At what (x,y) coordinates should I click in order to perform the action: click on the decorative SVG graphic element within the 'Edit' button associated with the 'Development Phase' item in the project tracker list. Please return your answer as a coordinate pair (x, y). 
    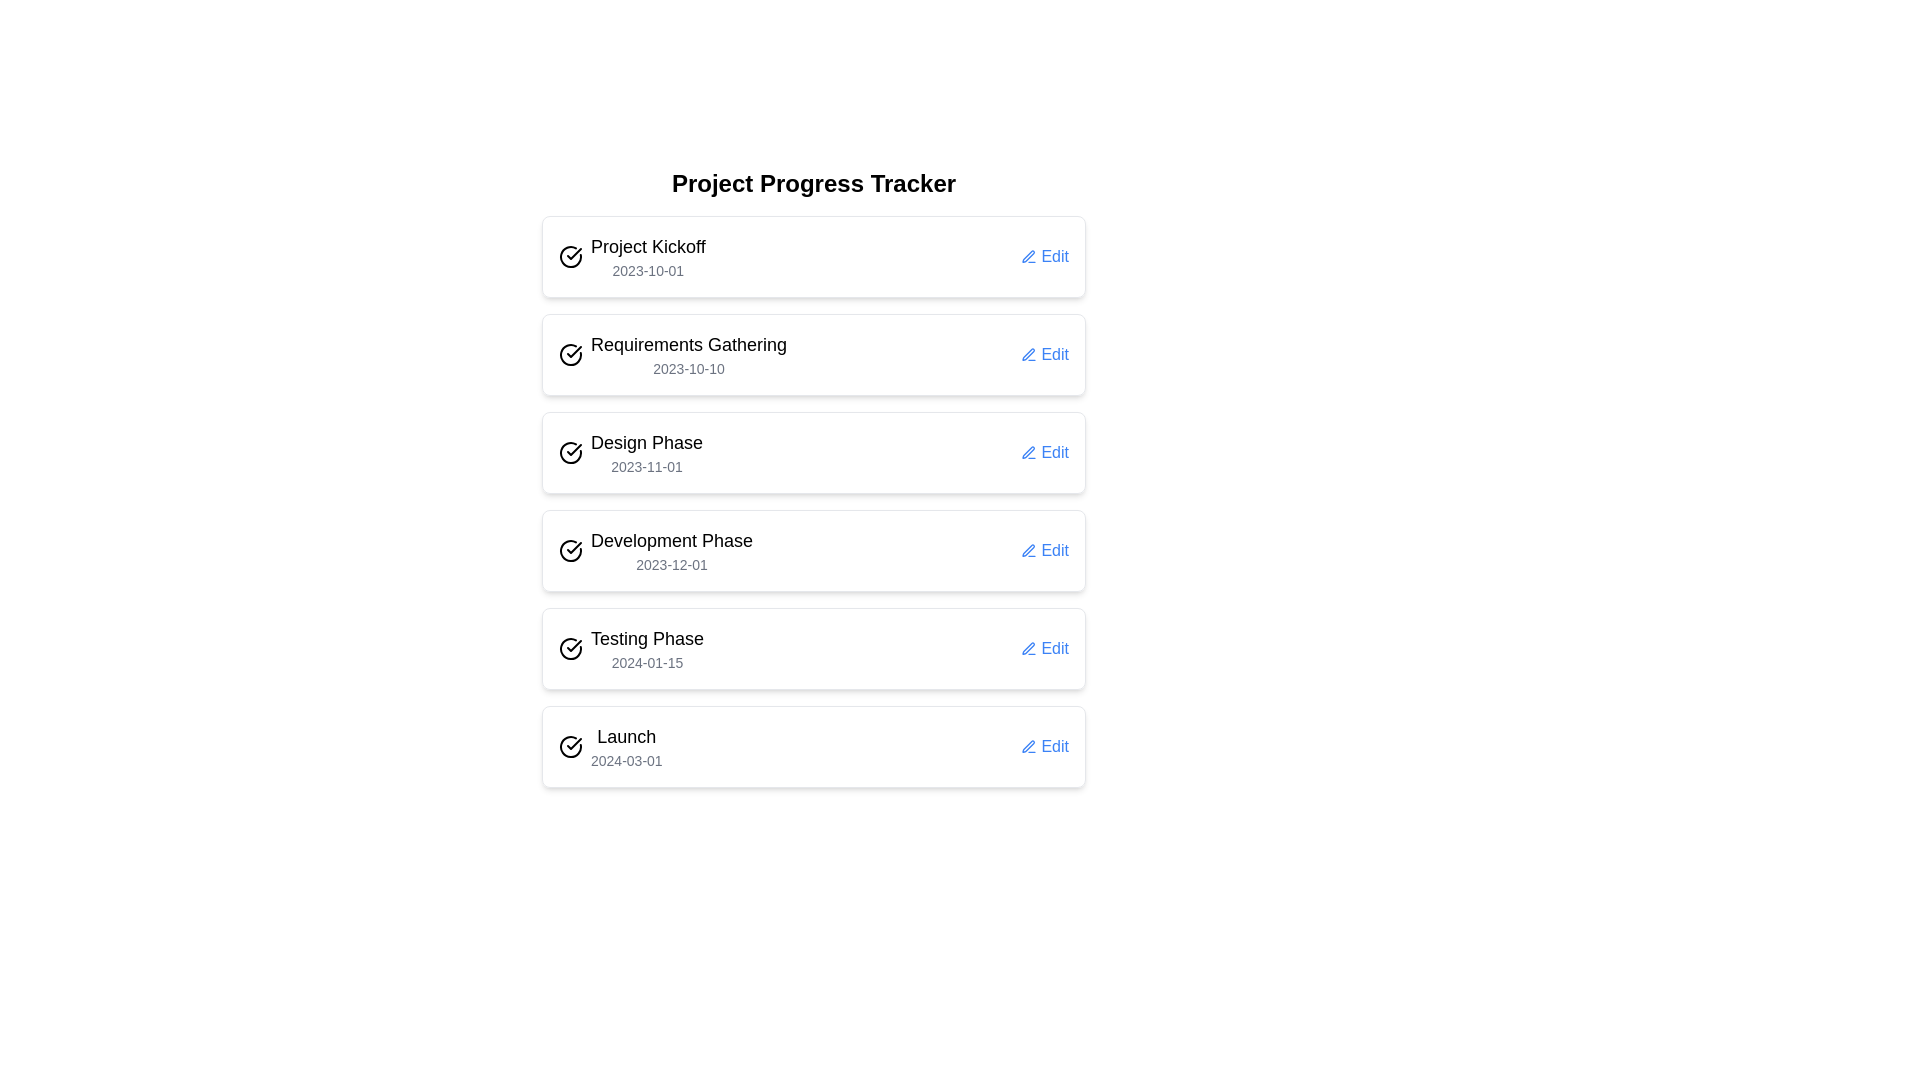
    Looking at the image, I should click on (1029, 550).